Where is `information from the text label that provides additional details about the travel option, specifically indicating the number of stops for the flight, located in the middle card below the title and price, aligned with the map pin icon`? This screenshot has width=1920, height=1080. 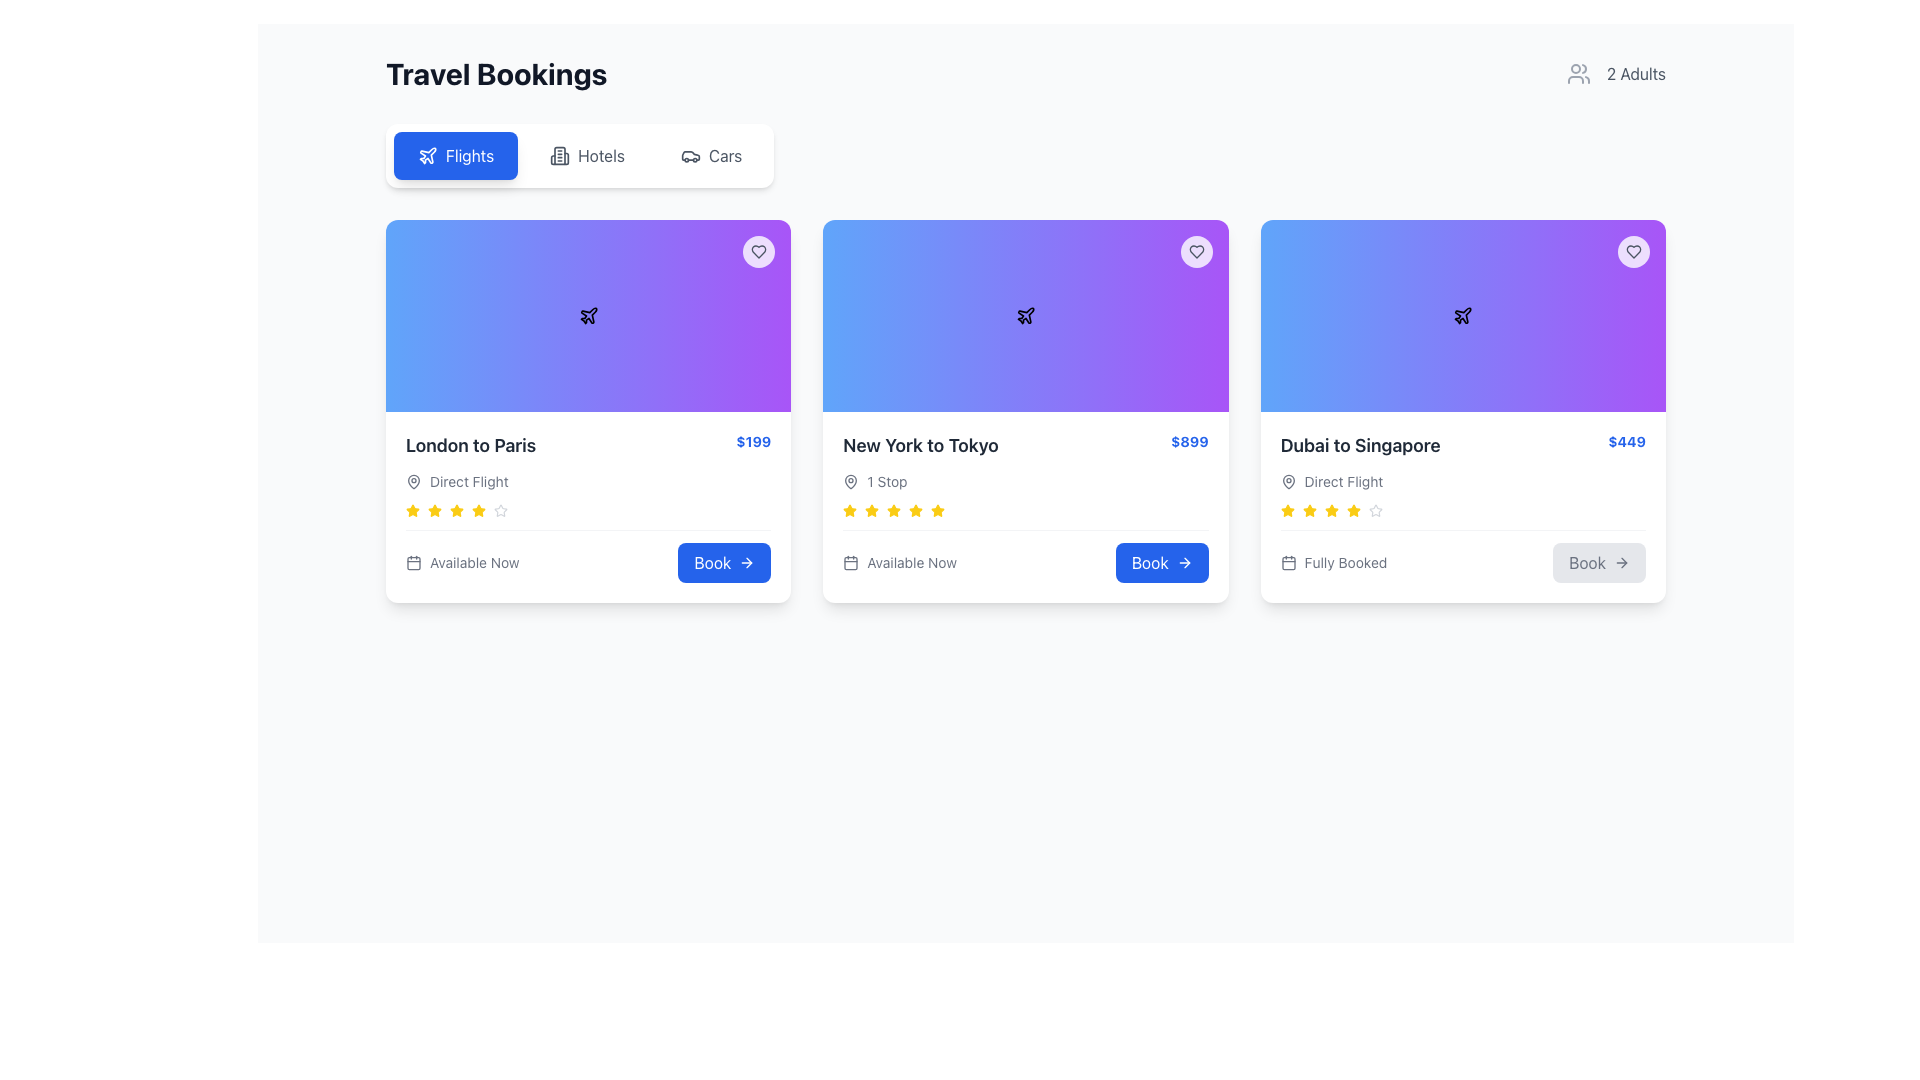
information from the text label that provides additional details about the travel option, specifically indicating the number of stops for the flight, located in the middle card below the title and price, aligned with the map pin icon is located at coordinates (886, 482).